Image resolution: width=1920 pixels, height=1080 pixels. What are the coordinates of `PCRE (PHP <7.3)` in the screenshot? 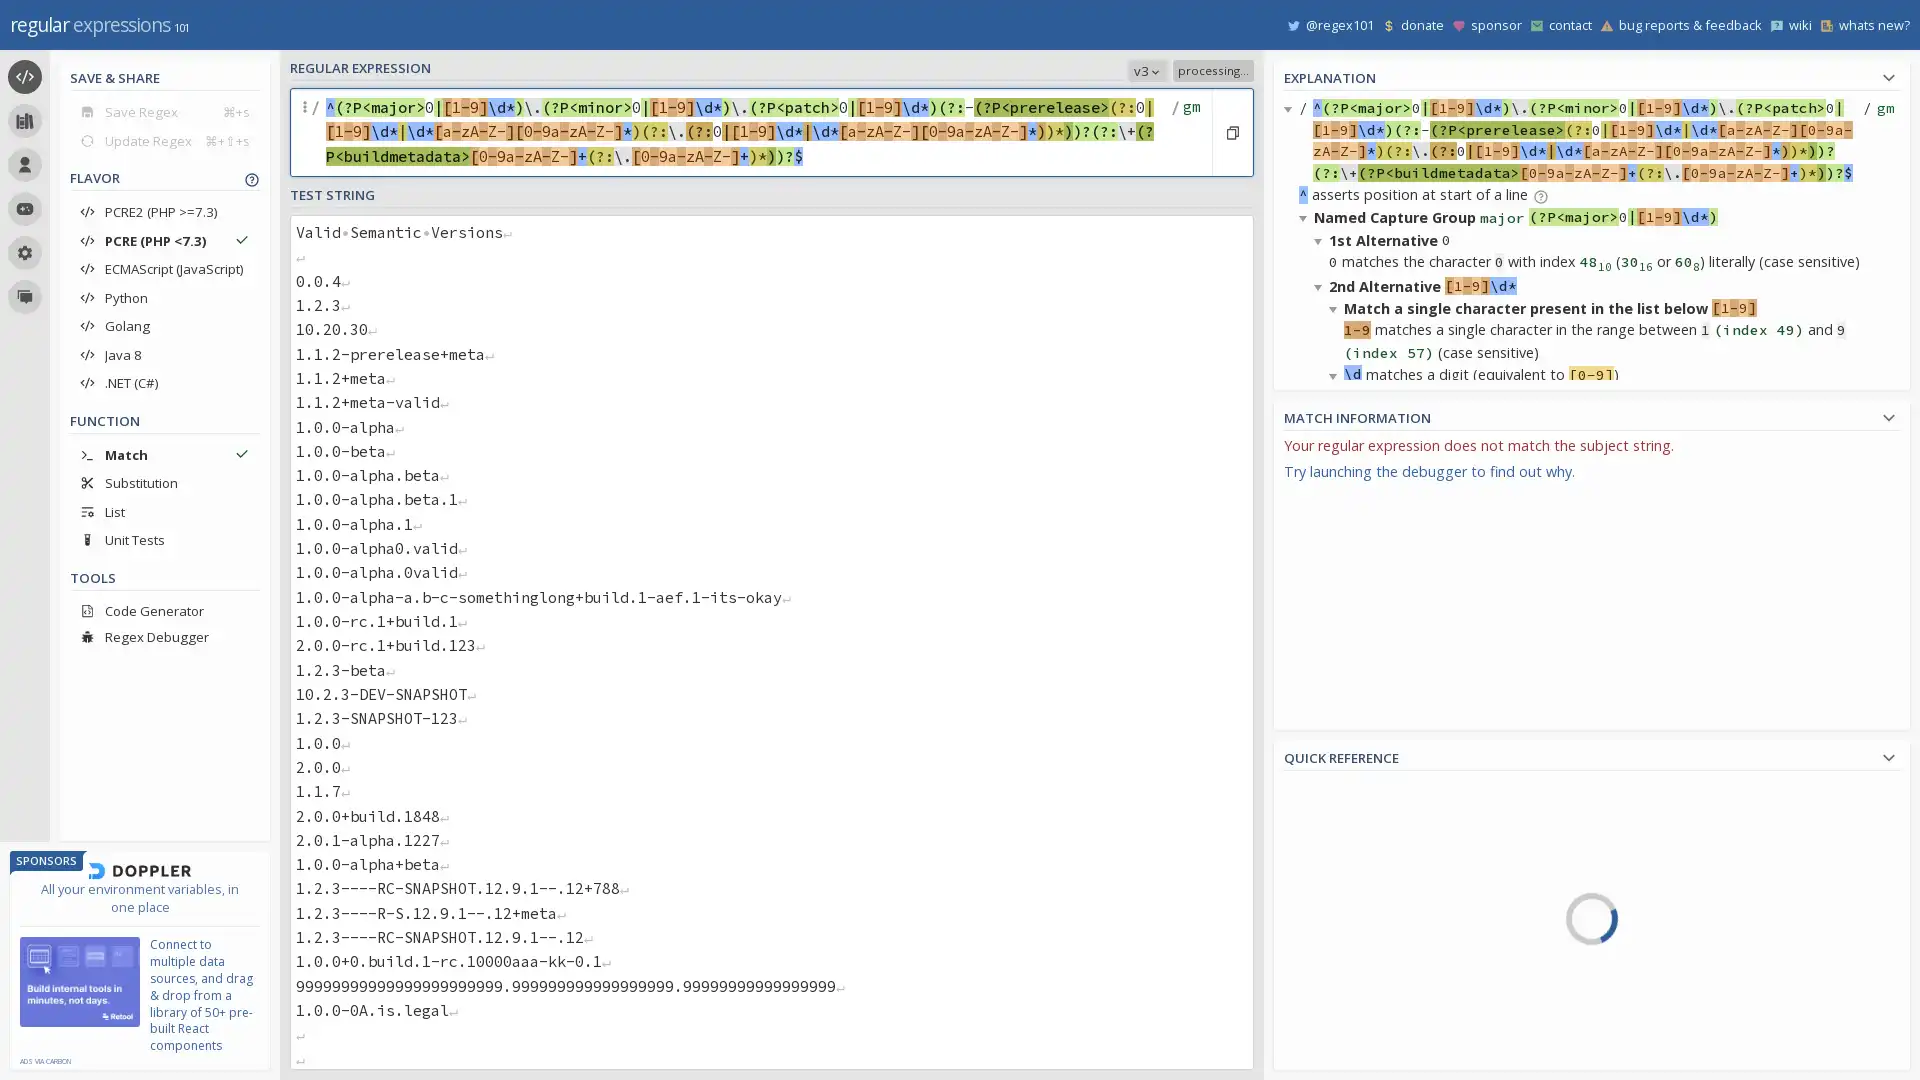 It's located at (164, 239).